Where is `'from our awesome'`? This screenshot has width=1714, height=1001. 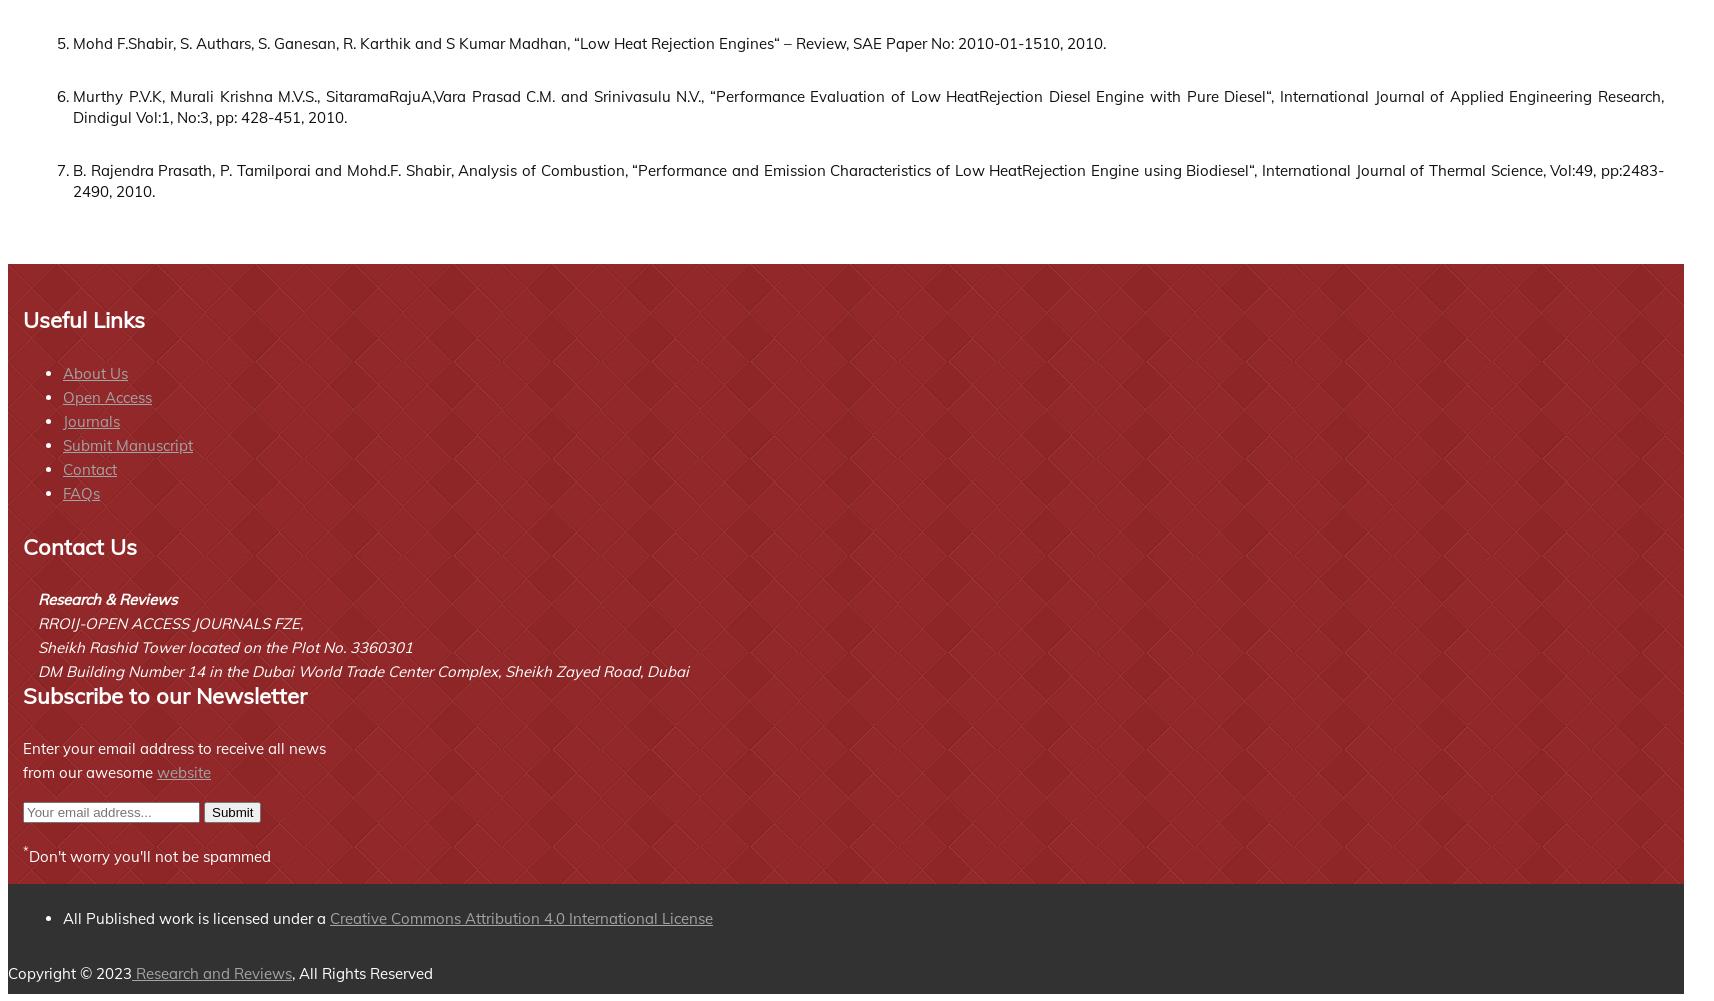 'from our awesome' is located at coordinates (88, 772).